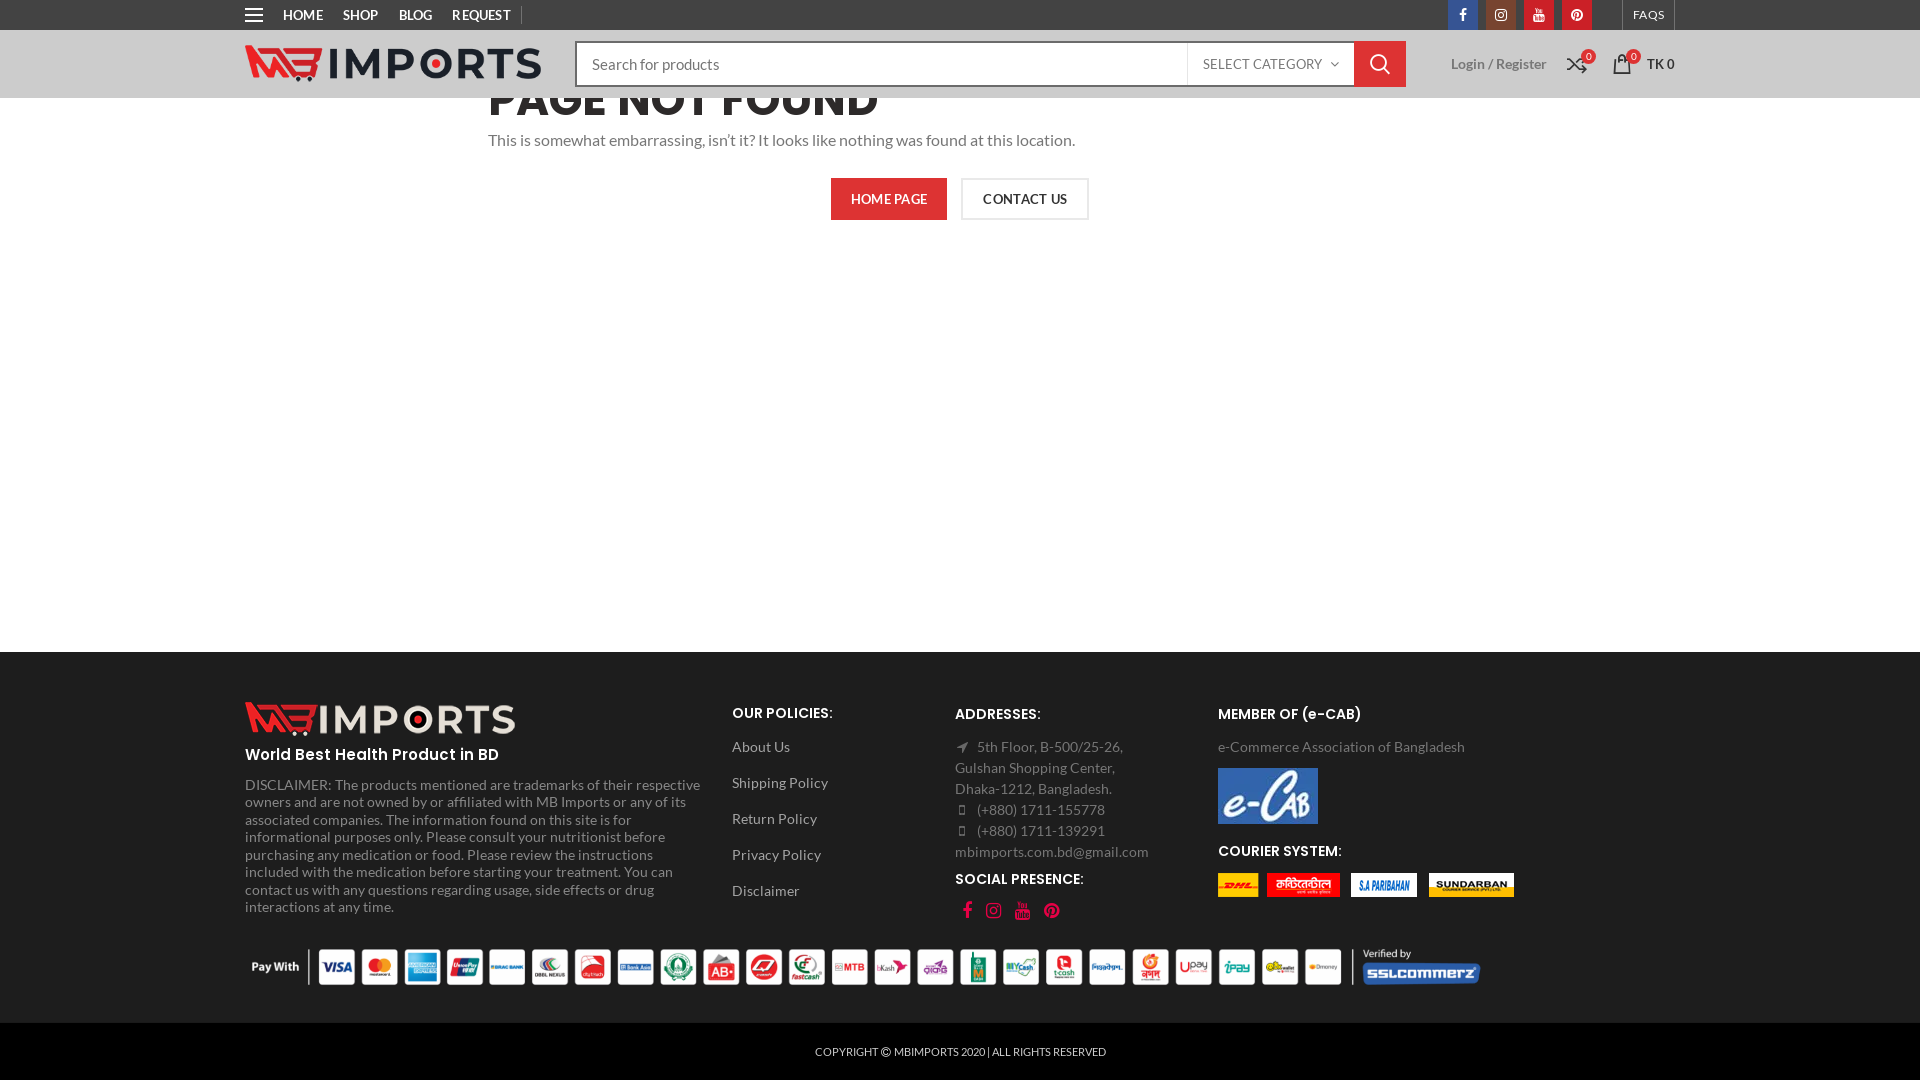 The image size is (1920, 1080). I want to click on 'Login / Register', so click(1450, 62).